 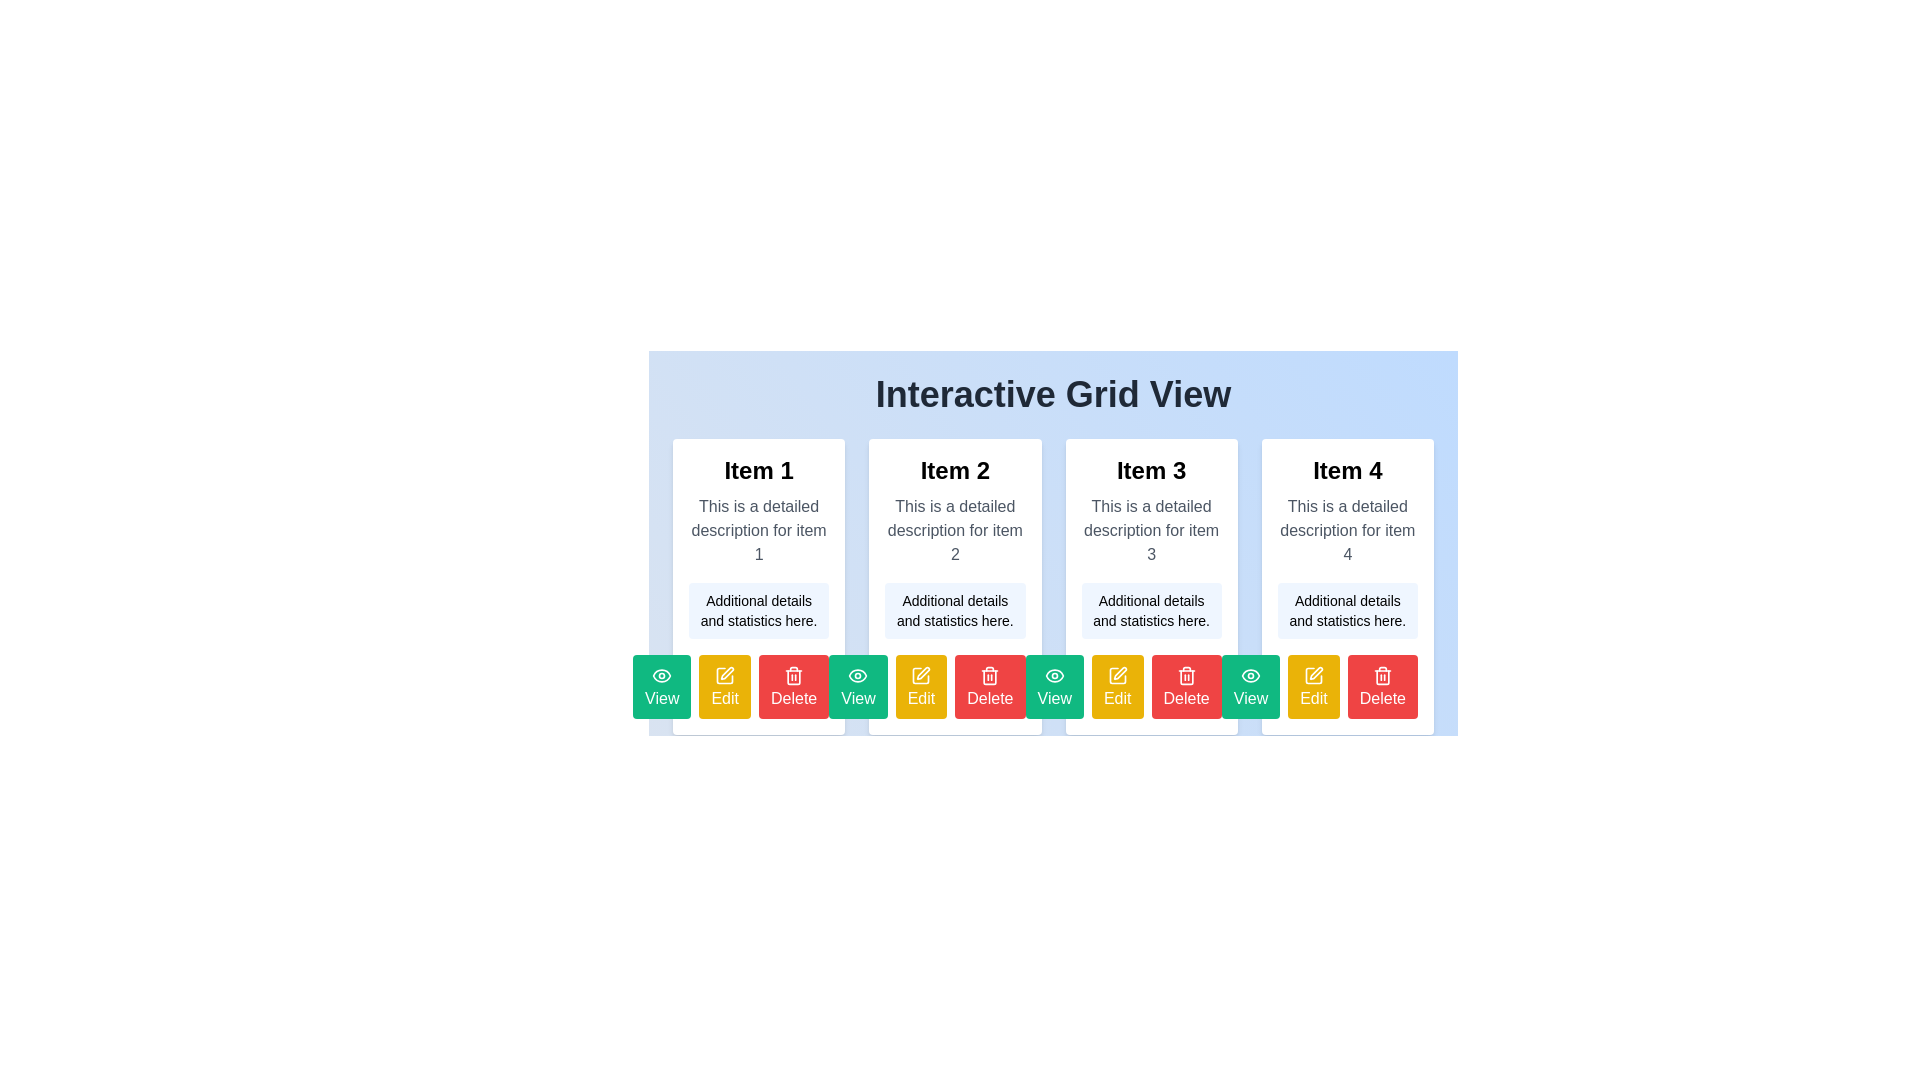 What do you see at coordinates (1052, 530) in the screenshot?
I see `the 'Edit' button located at the bottom of the Card component, which is the third item in a grid layout with a white background and rounded corners` at bounding box center [1052, 530].